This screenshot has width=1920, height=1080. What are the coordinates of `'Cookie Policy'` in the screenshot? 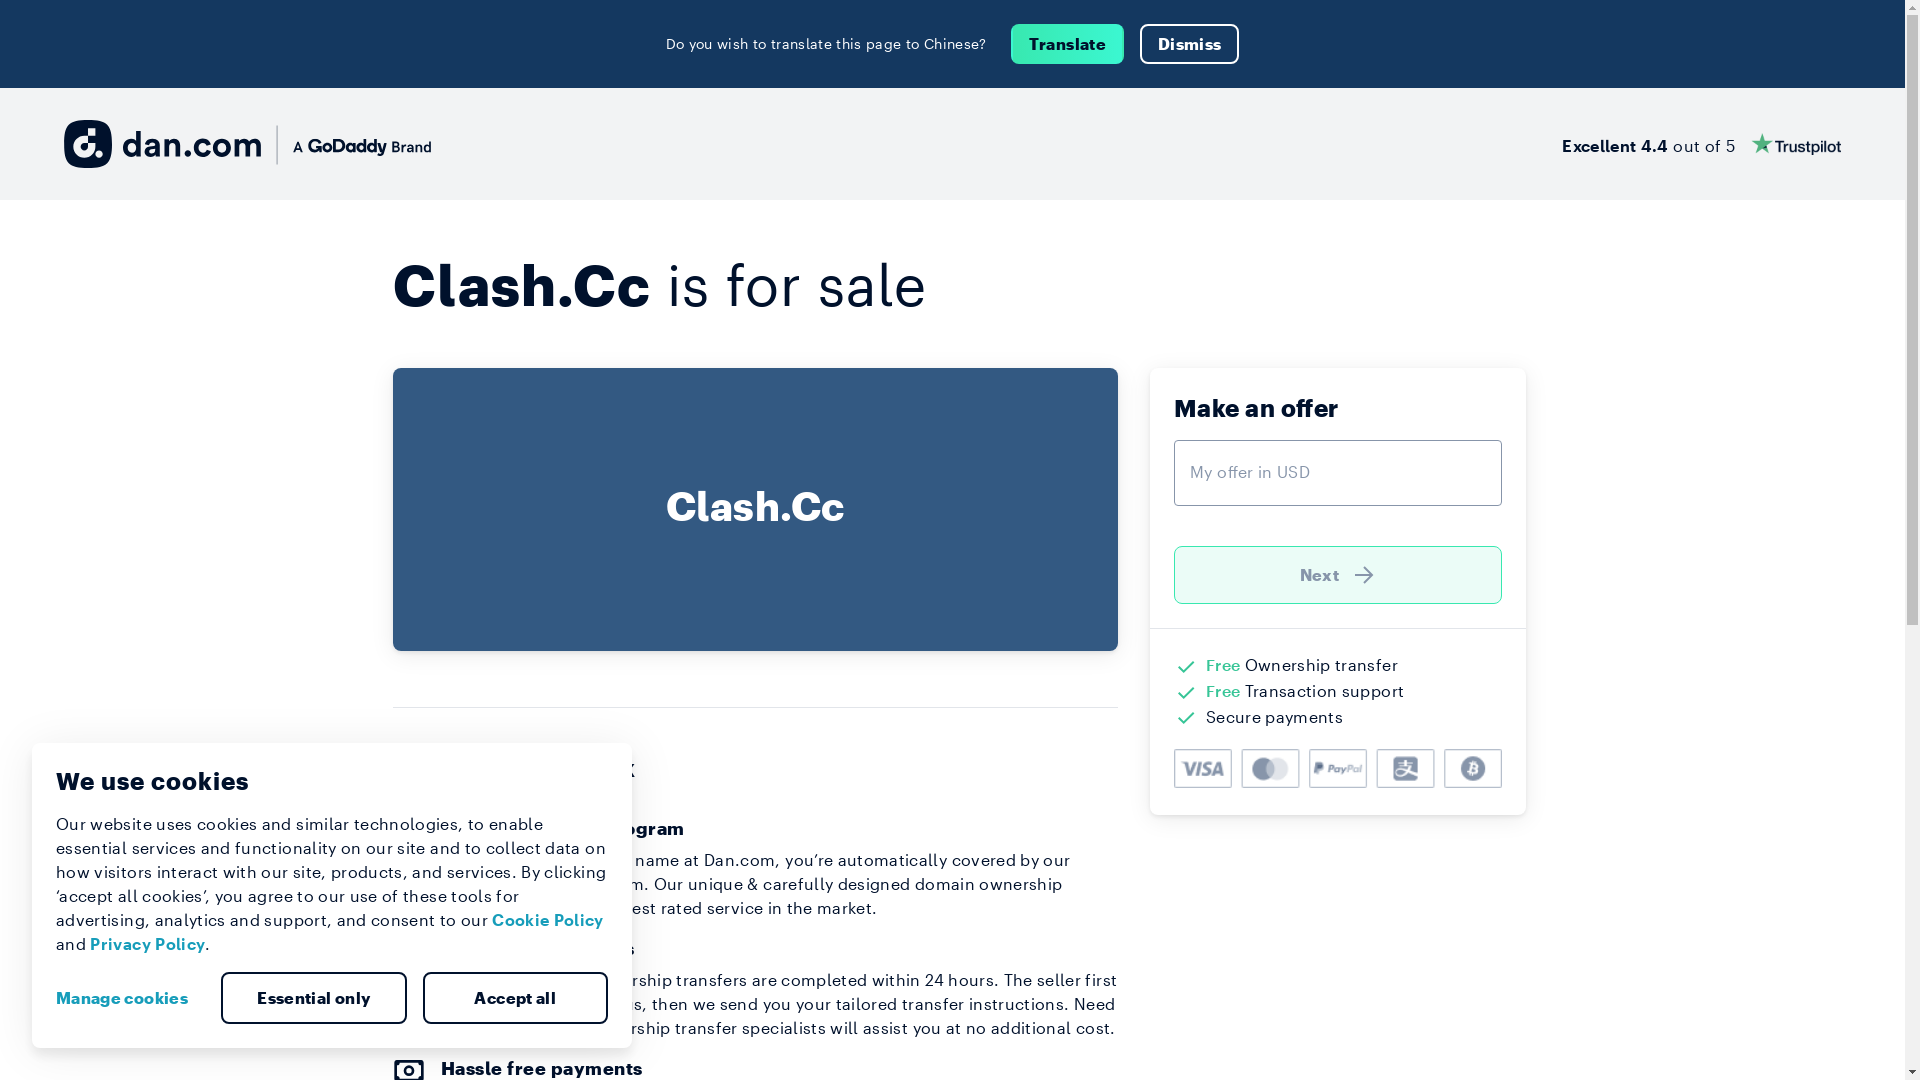 It's located at (547, 919).